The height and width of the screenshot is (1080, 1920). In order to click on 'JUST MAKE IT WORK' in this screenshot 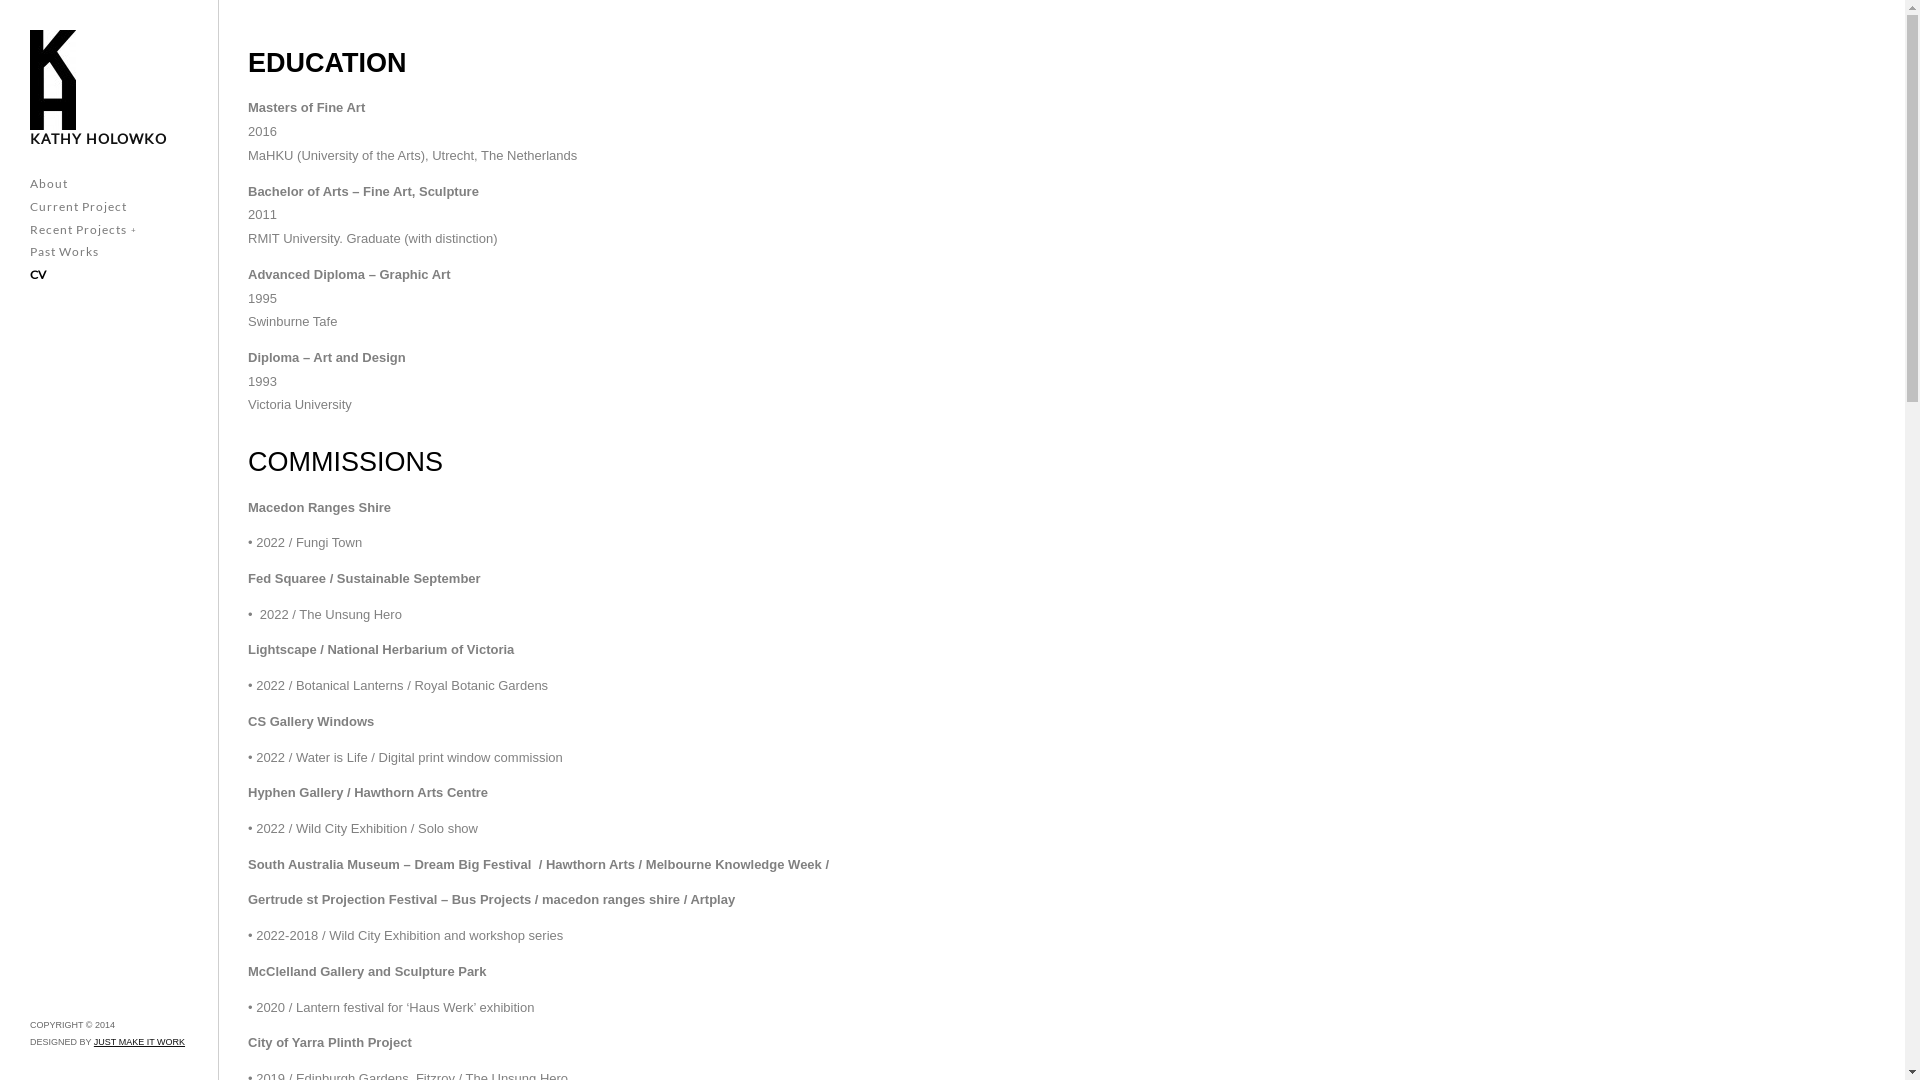, I will do `click(138, 1040)`.